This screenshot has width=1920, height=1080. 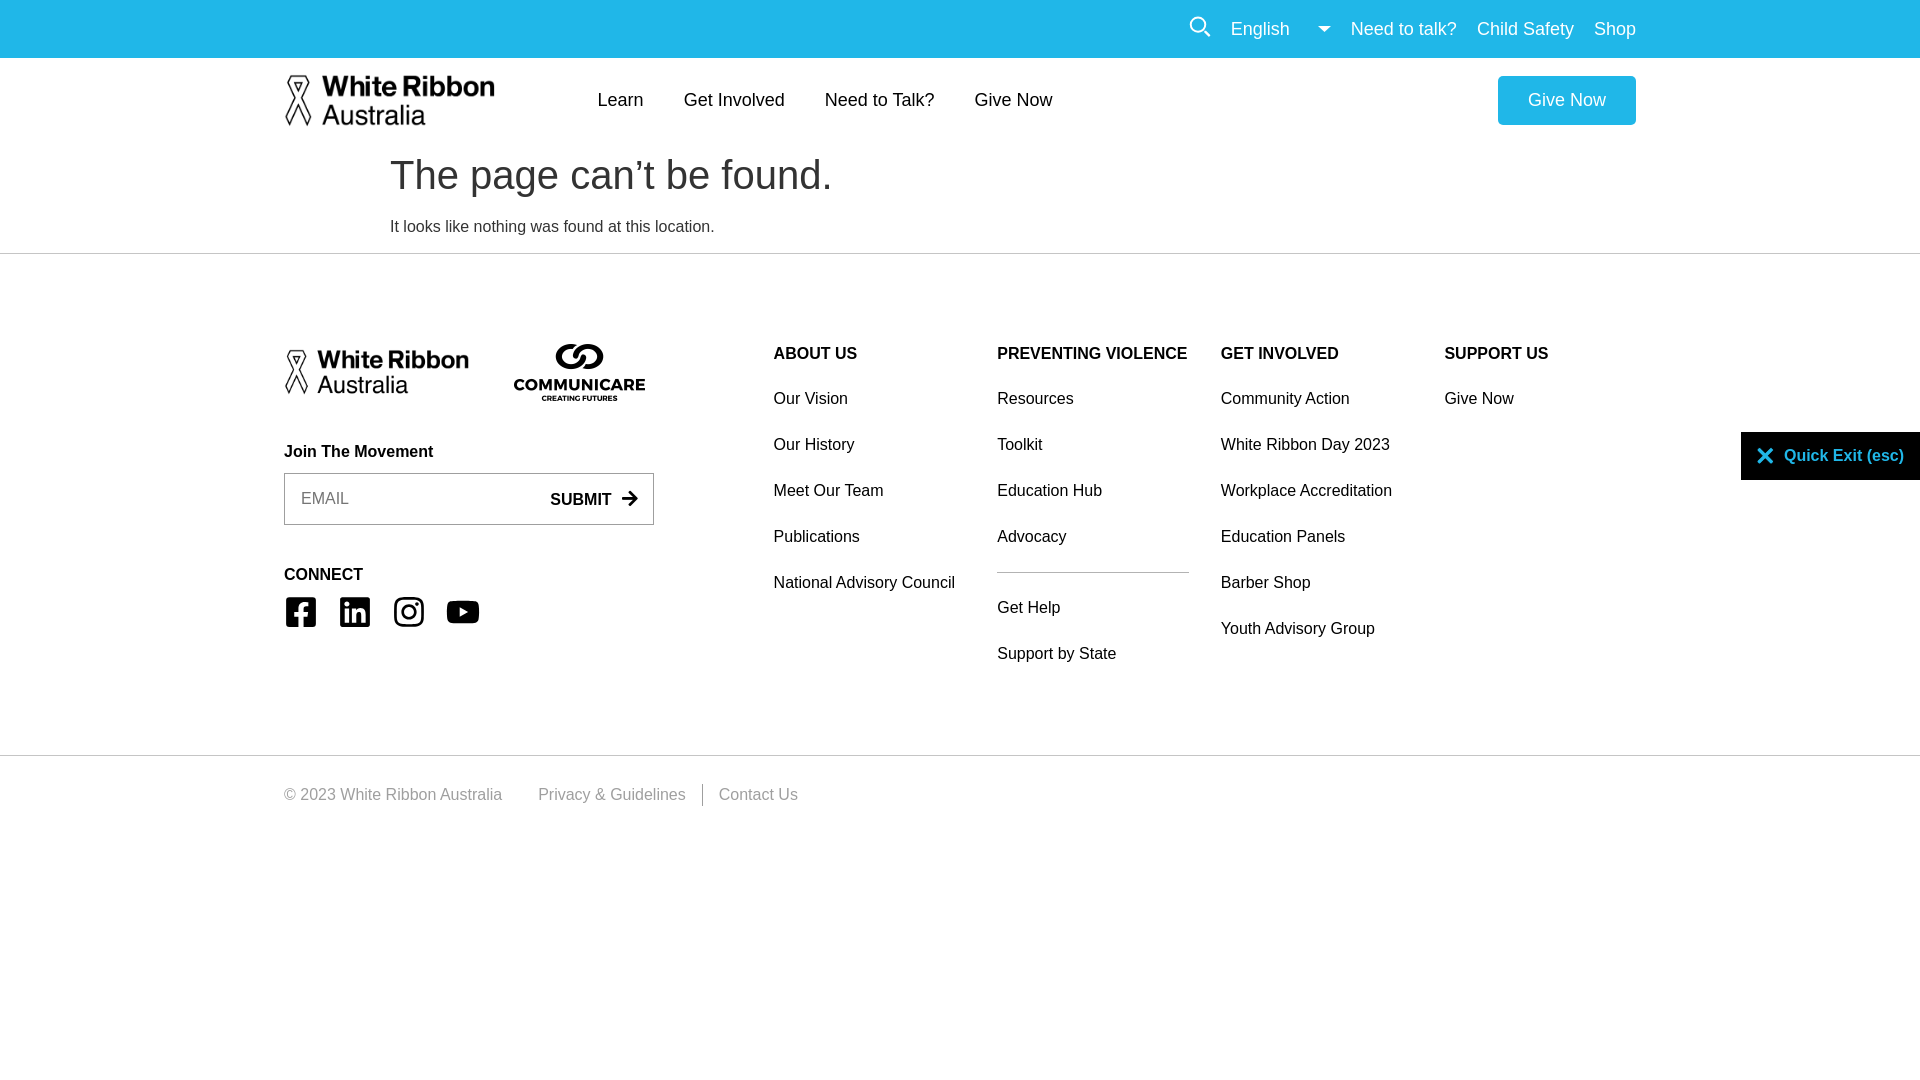 I want to click on 'White Ribbon Day 2023', so click(x=1316, y=443).